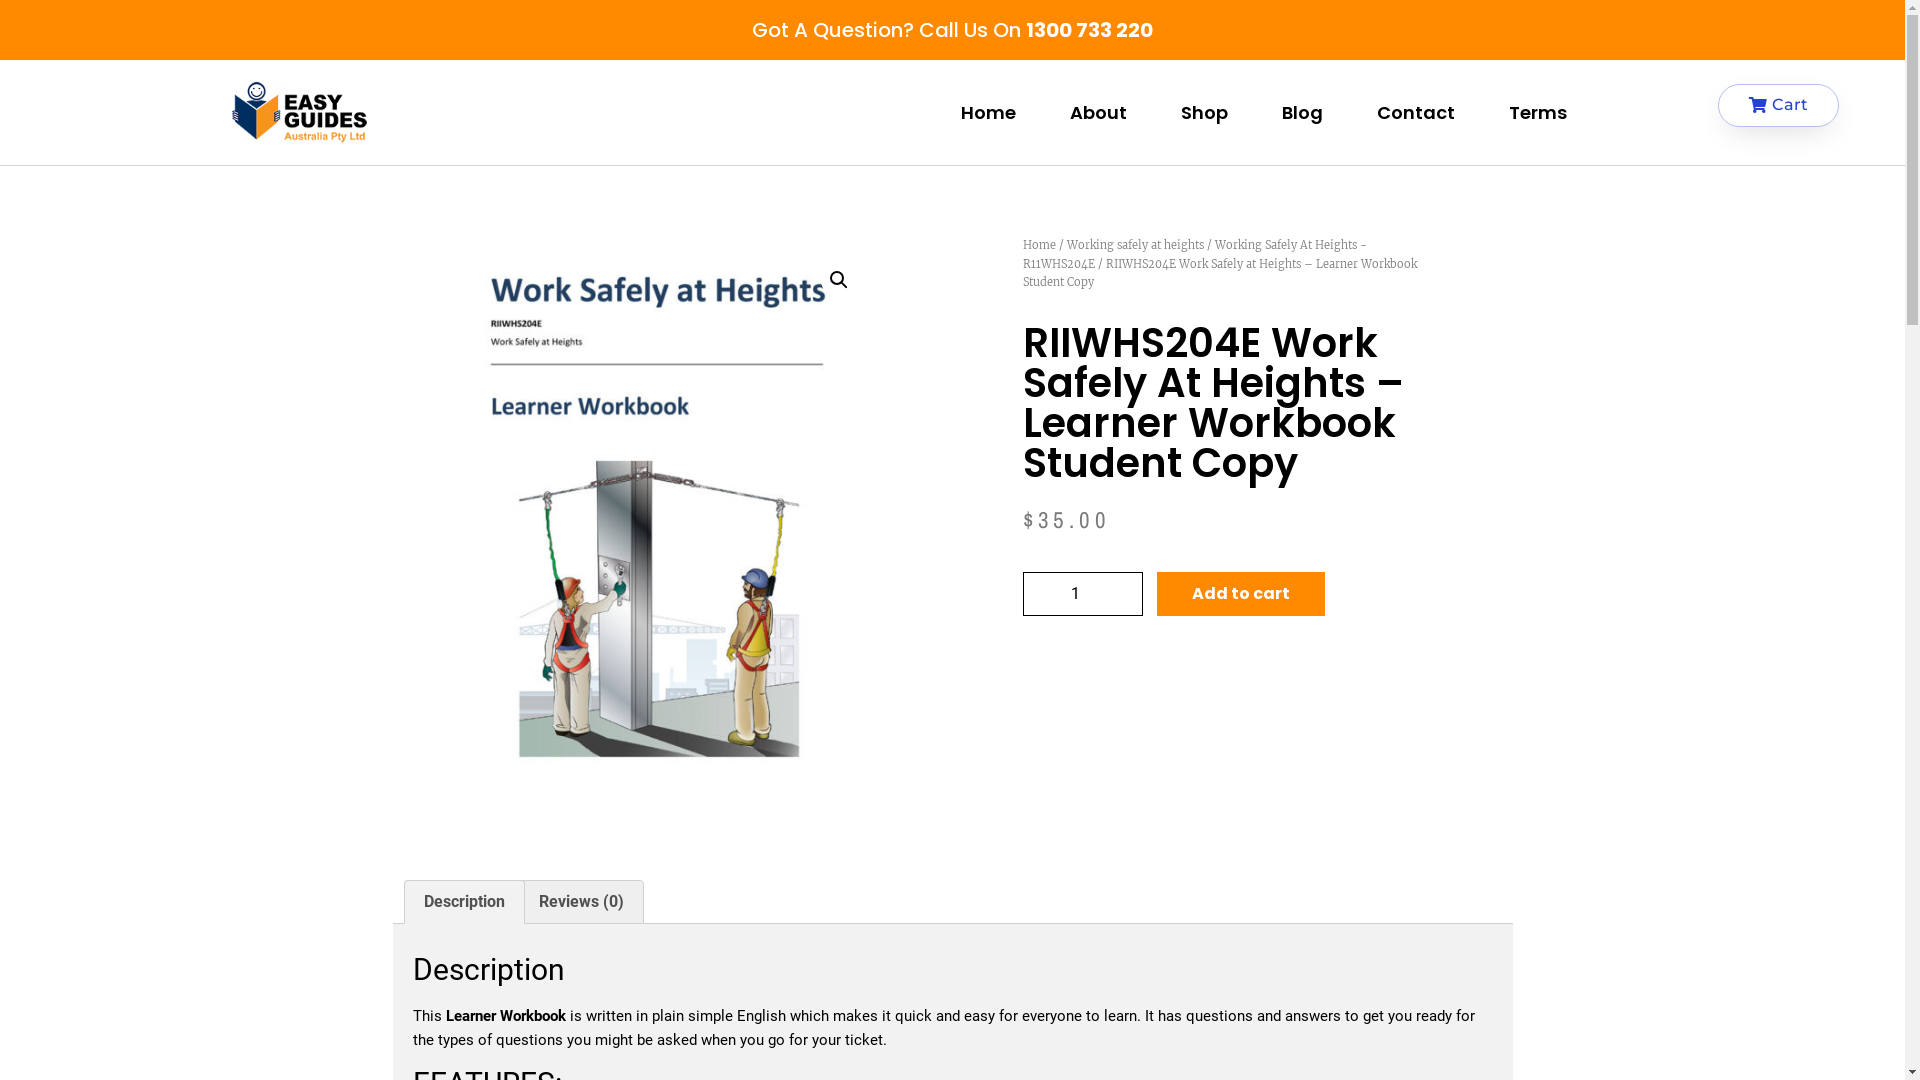  I want to click on 'Terms', so click(1536, 112).